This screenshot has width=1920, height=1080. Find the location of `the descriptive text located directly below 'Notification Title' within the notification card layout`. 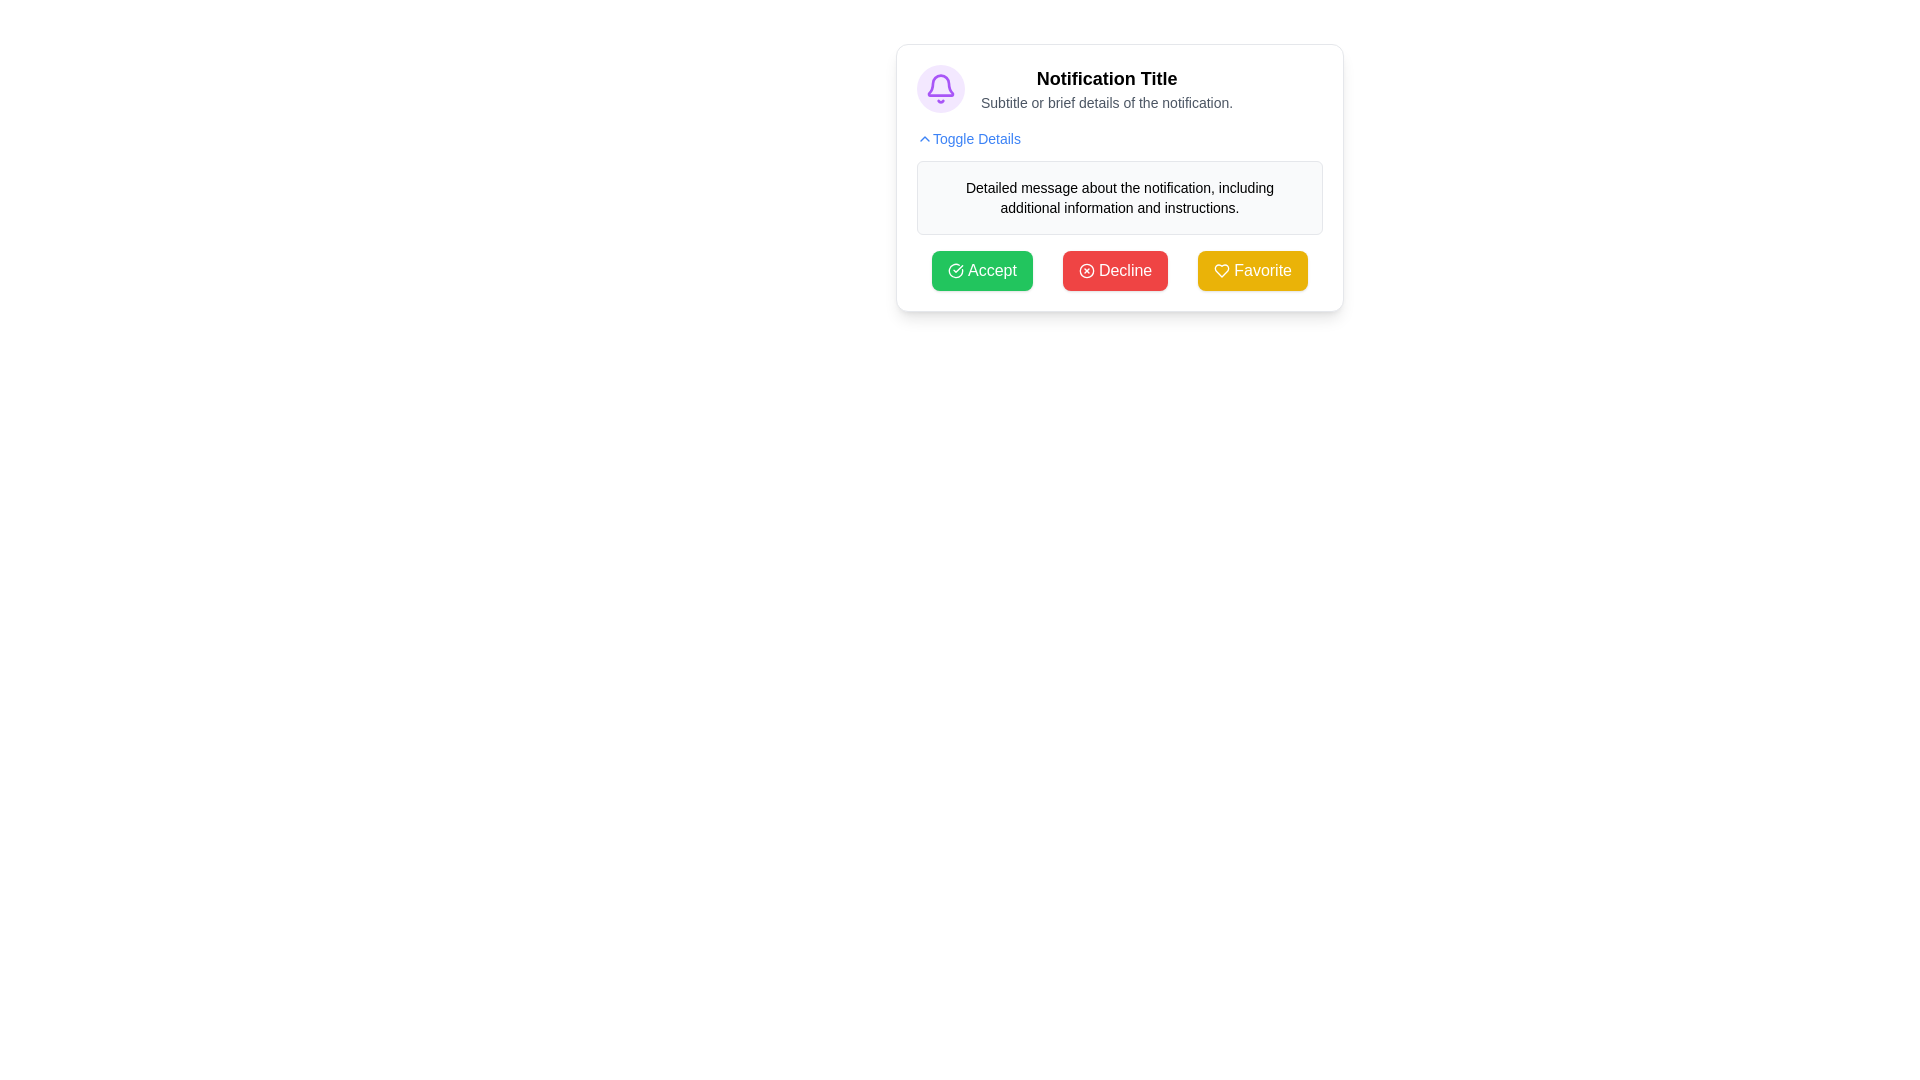

the descriptive text located directly below 'Notification Title' within the notification card layout is located at coordinates (1106, 103).